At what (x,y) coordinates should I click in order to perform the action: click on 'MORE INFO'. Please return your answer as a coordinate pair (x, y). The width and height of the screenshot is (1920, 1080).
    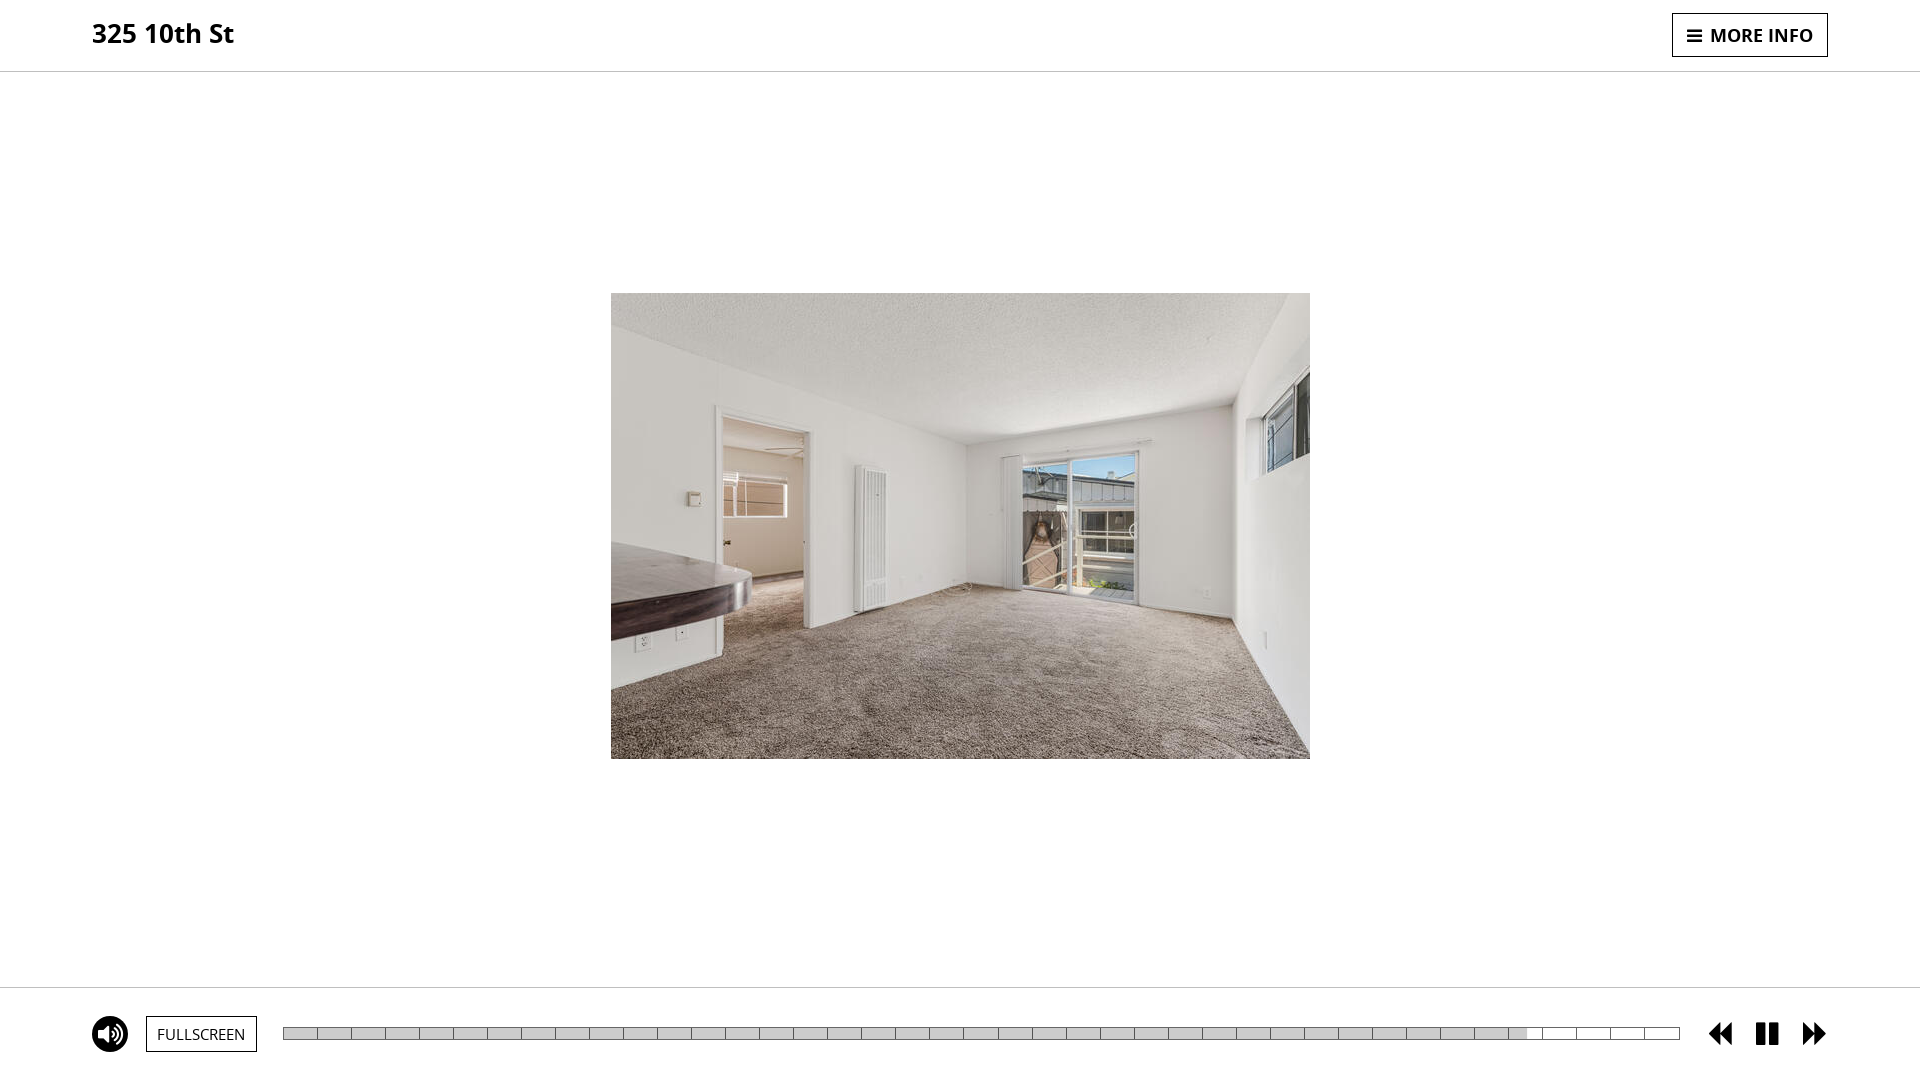
    Looking at the image, I should click on (1749, 34).